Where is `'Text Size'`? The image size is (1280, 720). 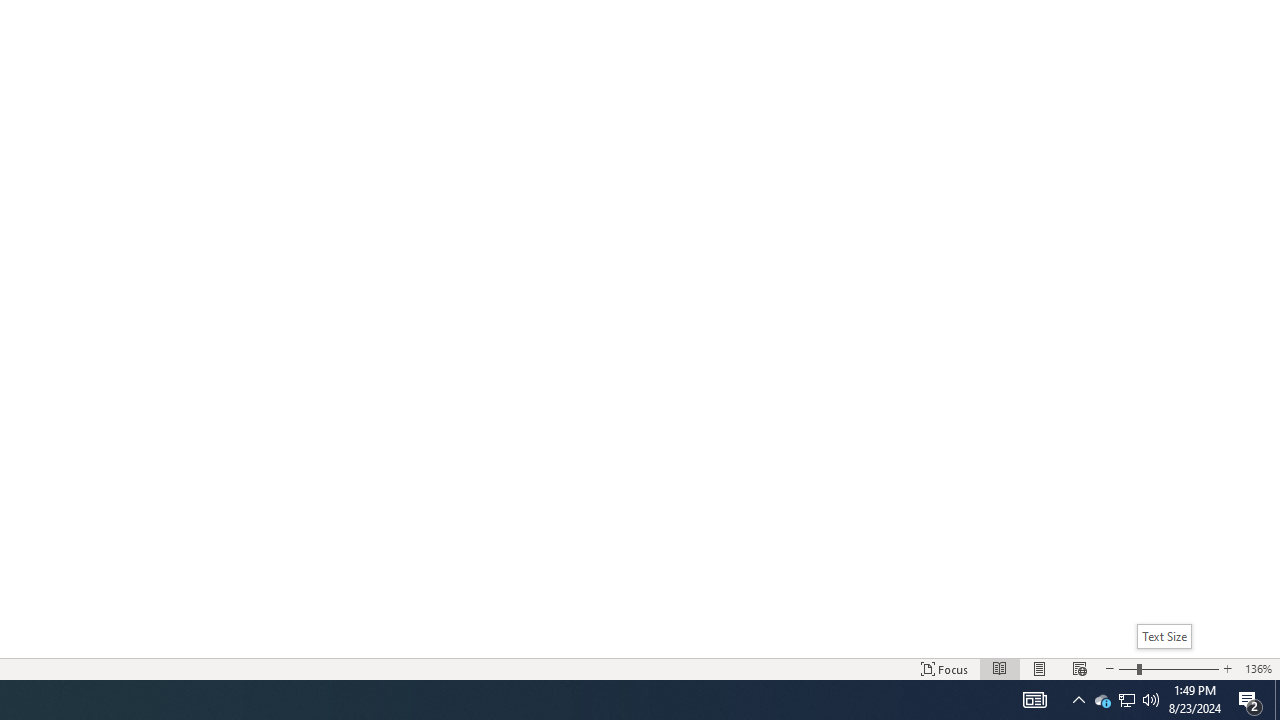 'Text Size' is located at coordinates (1164, 636).